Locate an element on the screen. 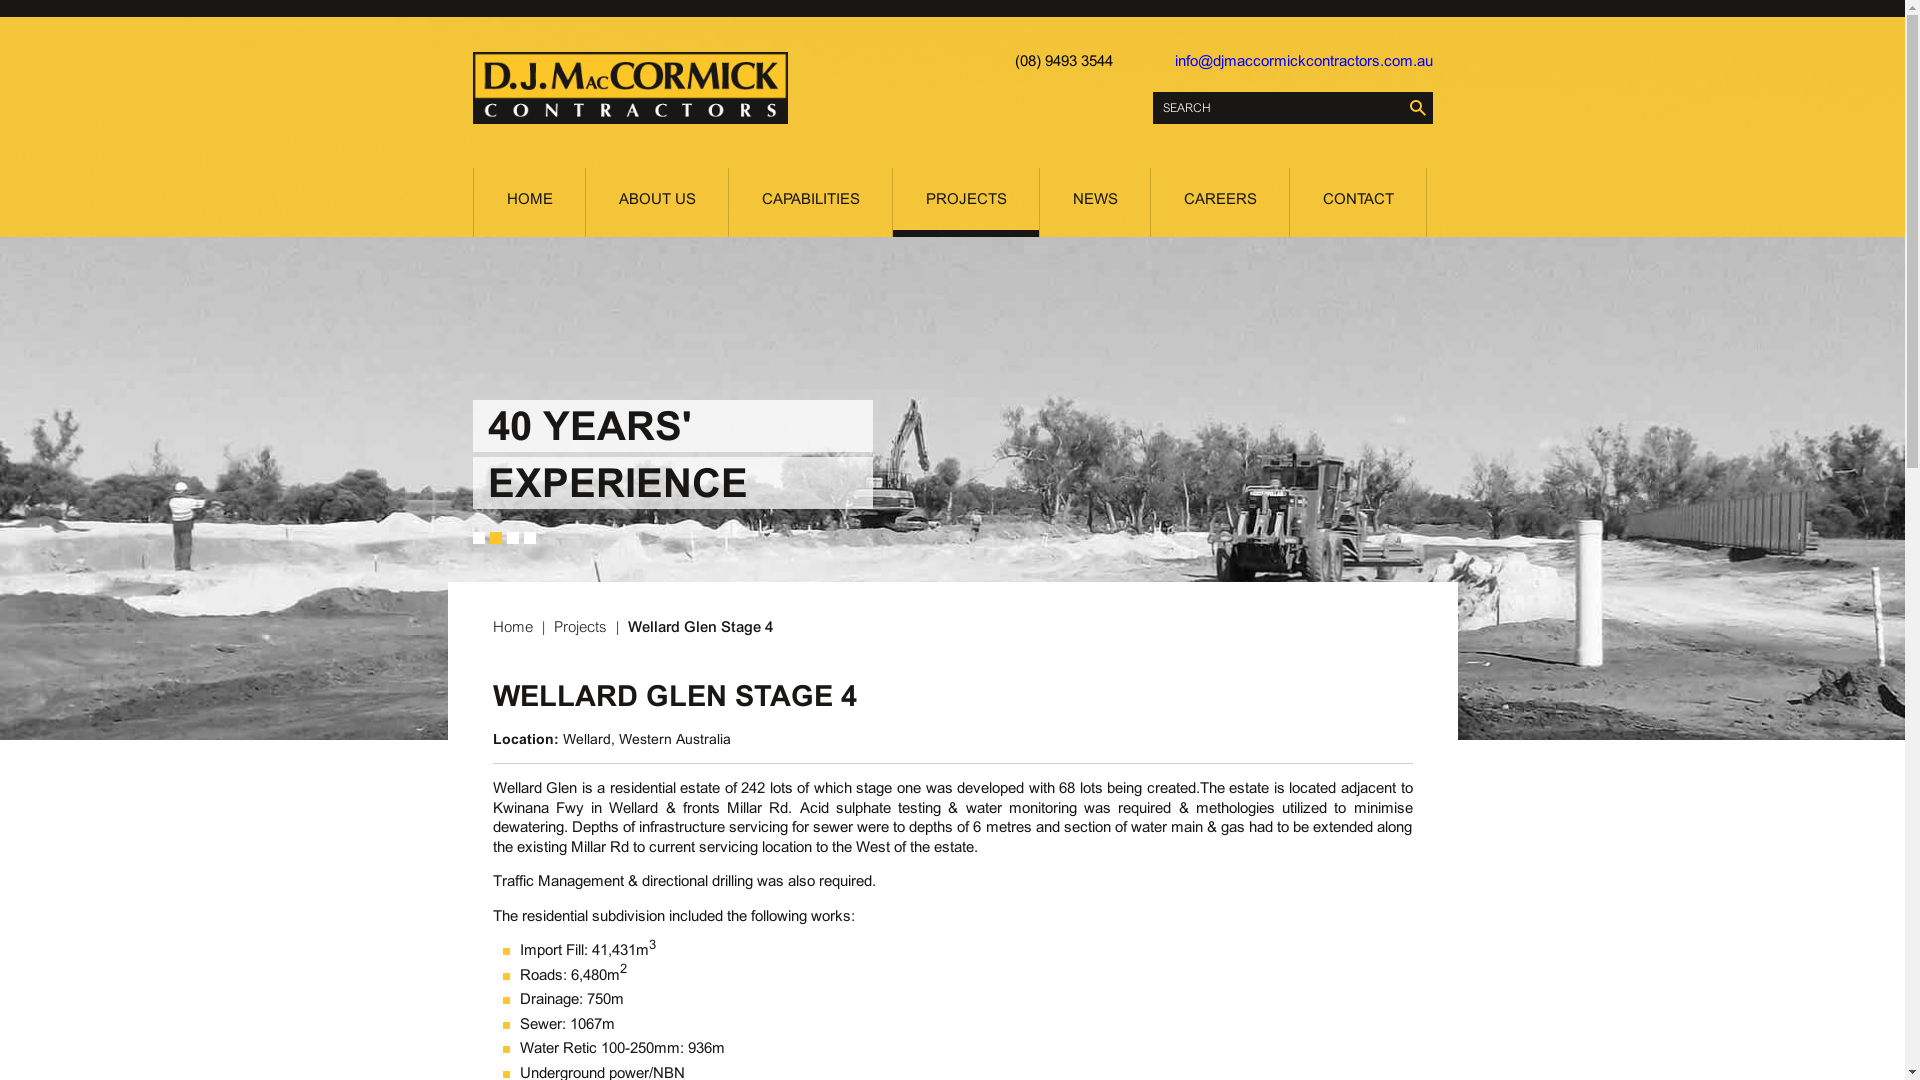 The height and width of the screenshot is (1080, 1920). 'HOME' is located at coordinates (529, 202).